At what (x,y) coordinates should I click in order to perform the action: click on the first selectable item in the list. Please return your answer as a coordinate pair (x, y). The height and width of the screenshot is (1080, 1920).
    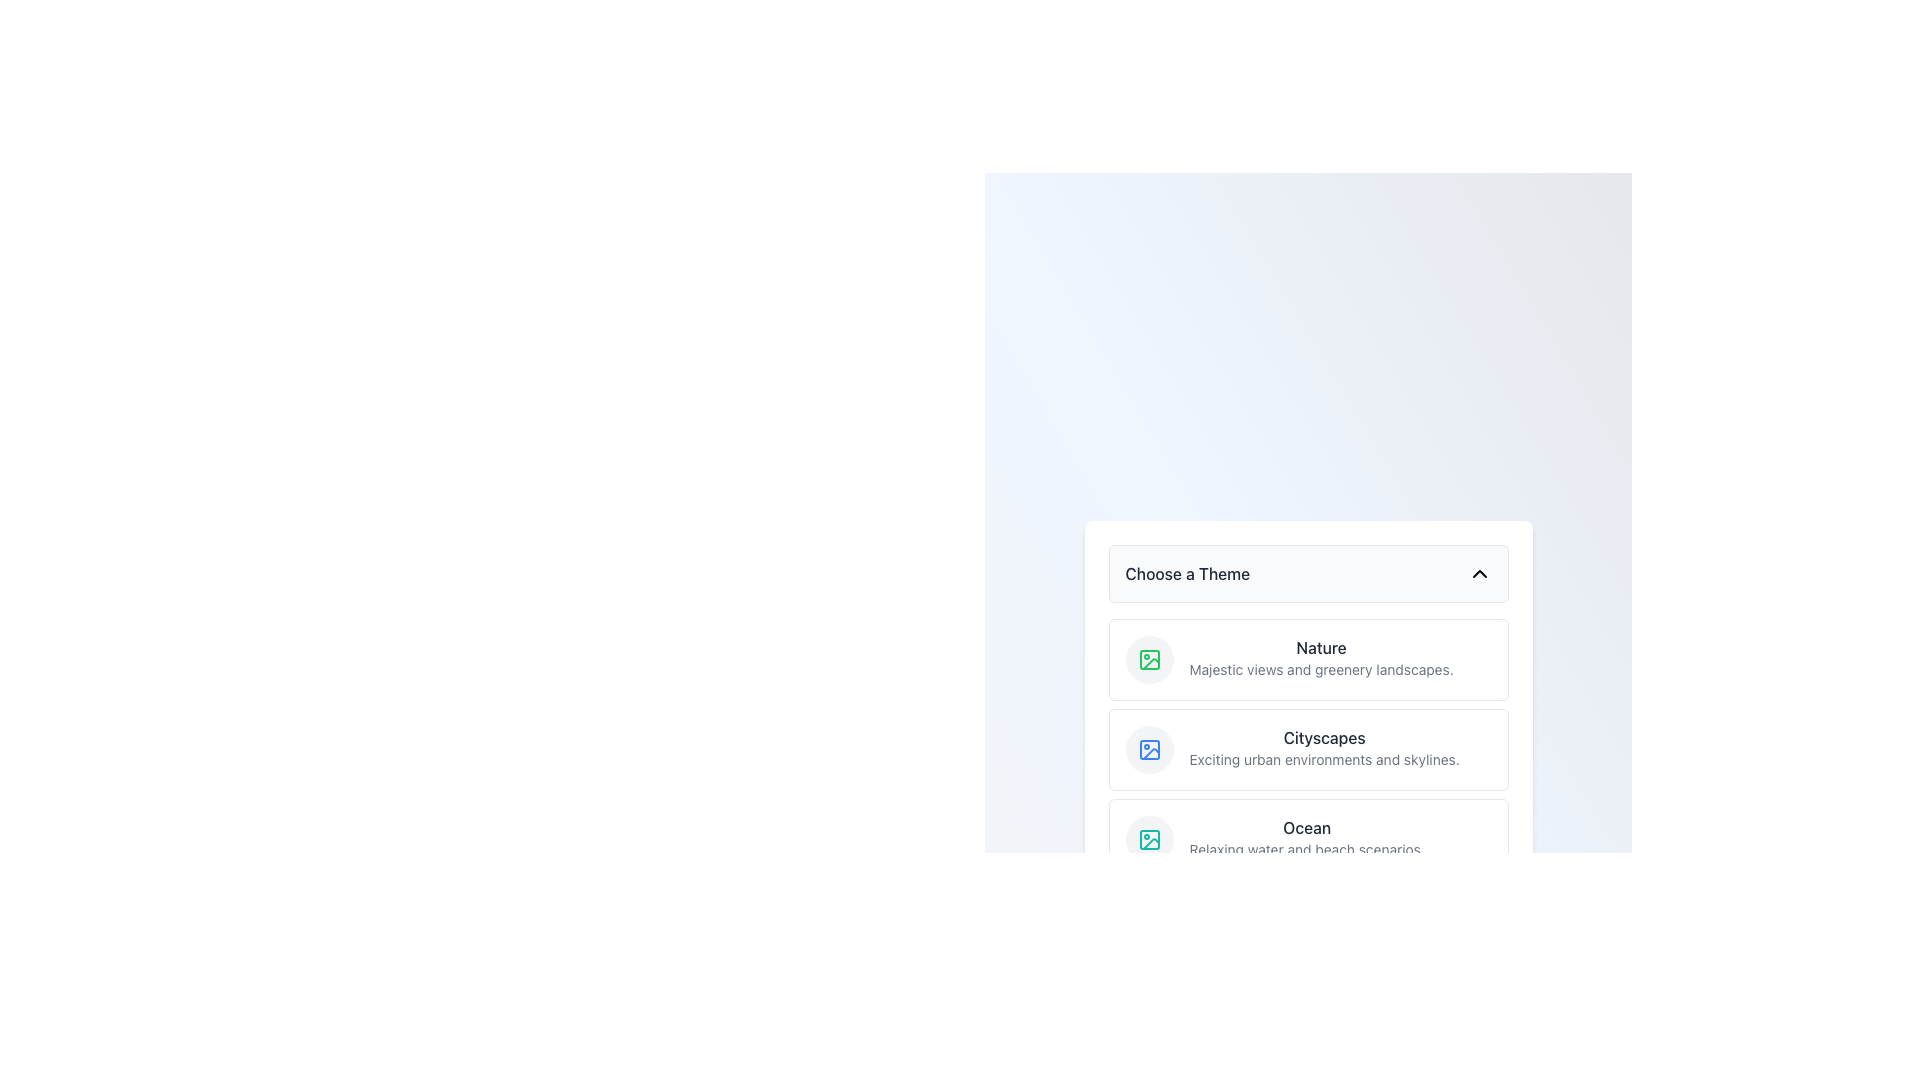
    Looking at the image, I should click on (1321, 659).